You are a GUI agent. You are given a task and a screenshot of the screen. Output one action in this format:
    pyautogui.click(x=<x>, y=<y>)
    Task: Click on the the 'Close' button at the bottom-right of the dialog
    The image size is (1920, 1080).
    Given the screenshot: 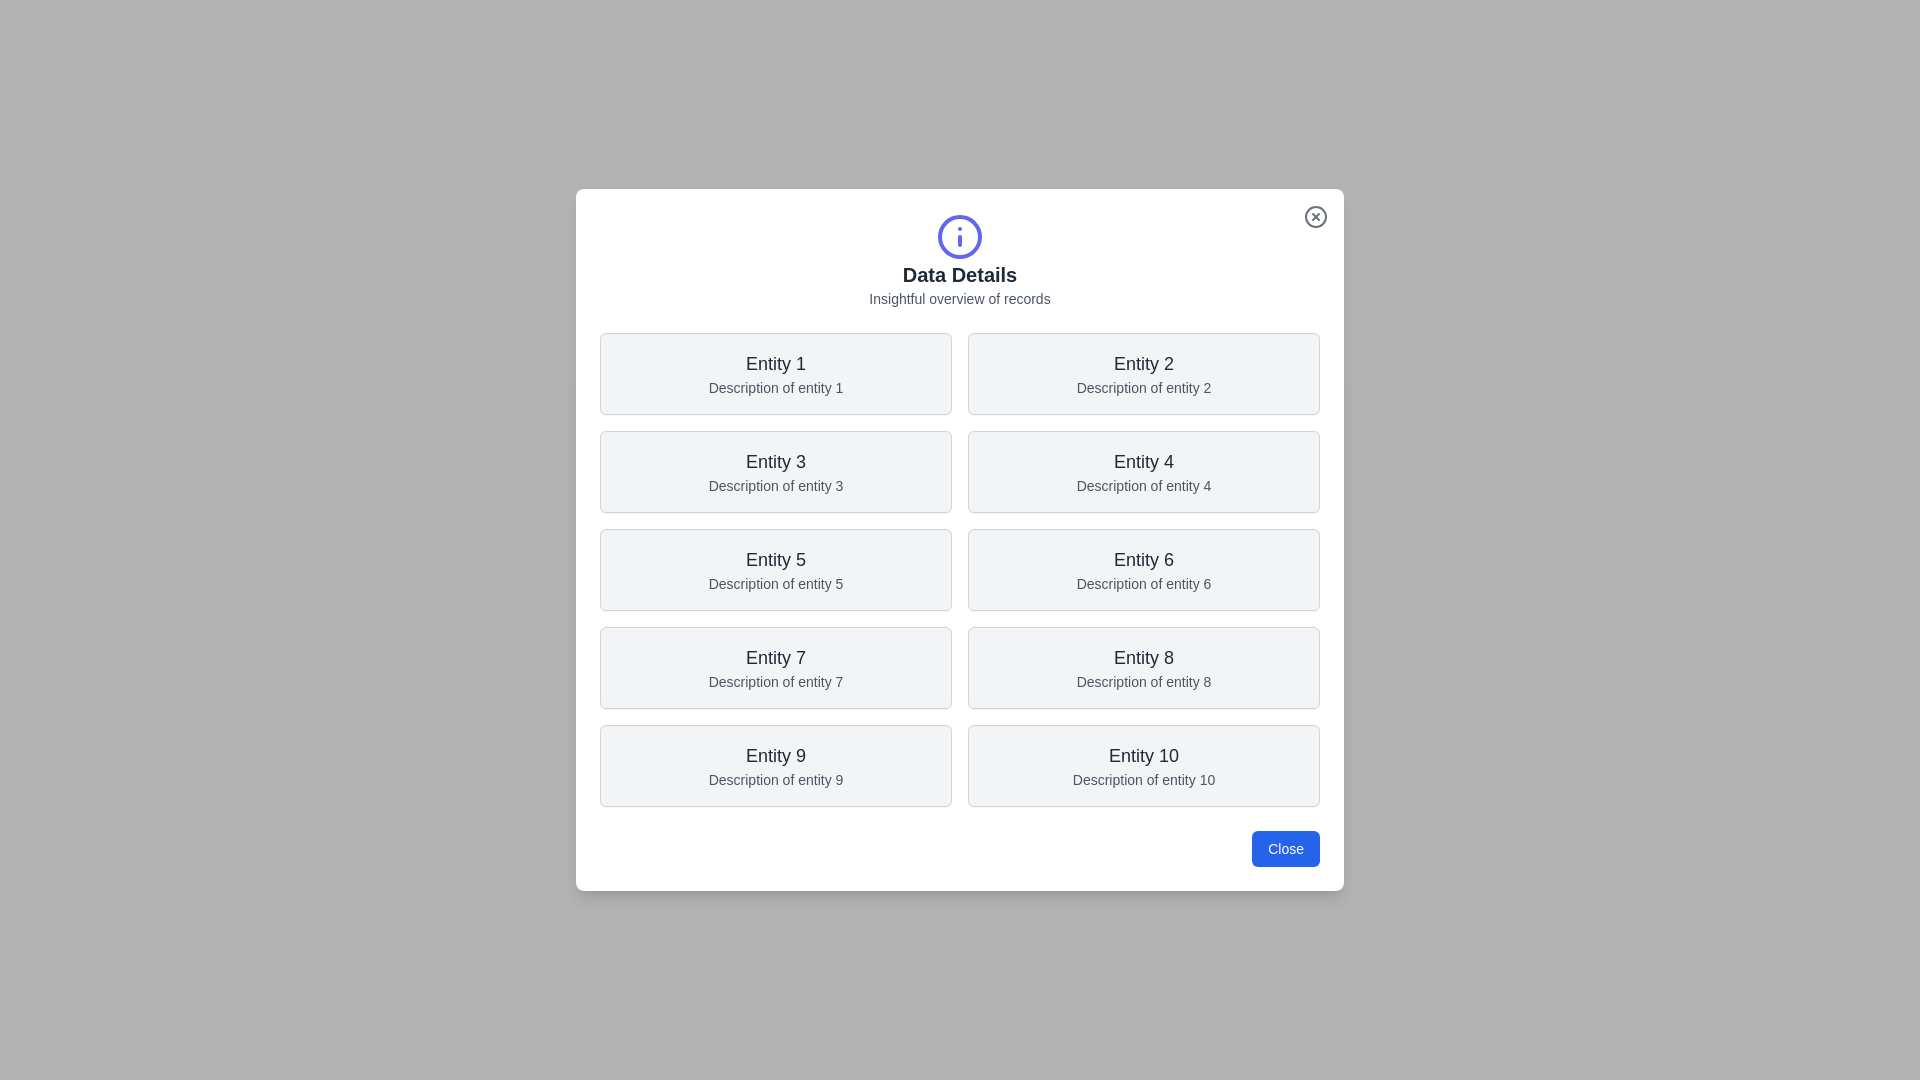 What is the action you would take?
    pyautogui.click(x=1286, y=848)
    